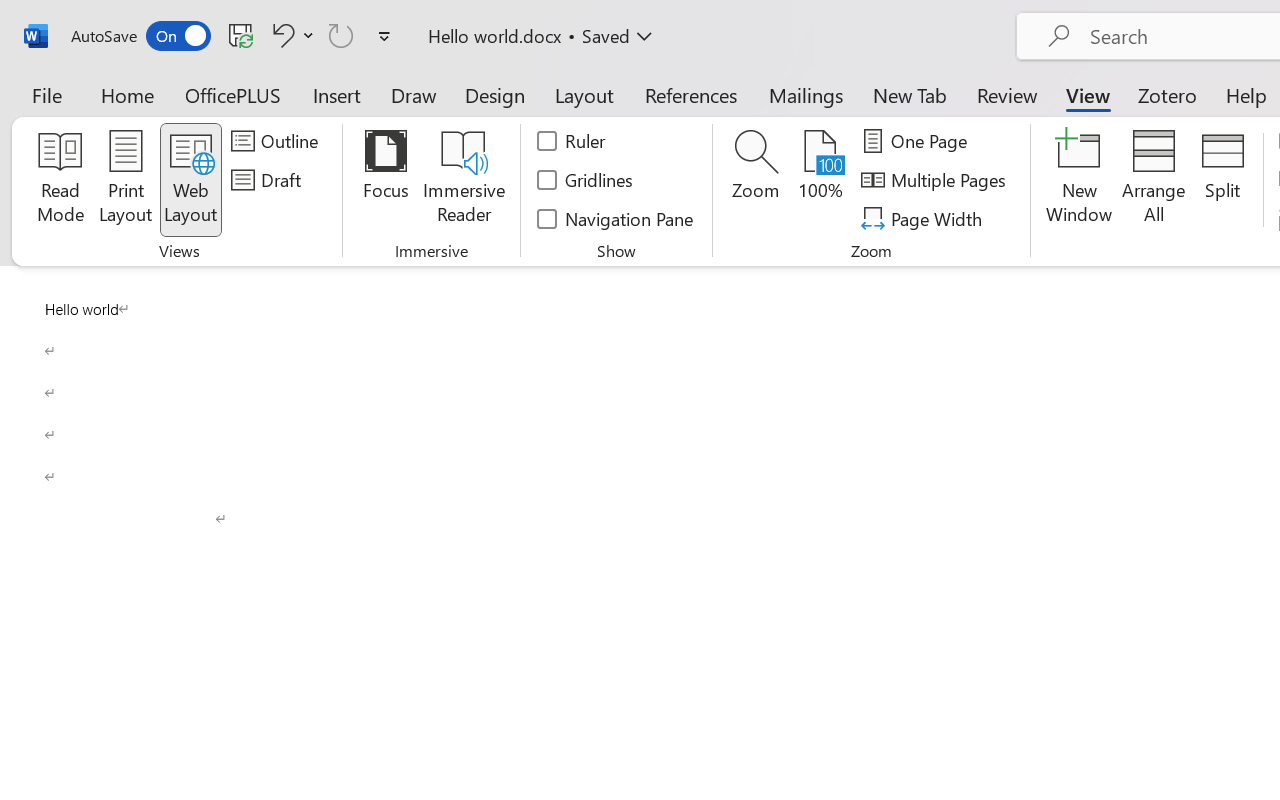 The image size is (1280, 800). What do you see at coordinates (583, 94) in the screenshot?
I see `'Layout'` at bounding box center [583, 94].